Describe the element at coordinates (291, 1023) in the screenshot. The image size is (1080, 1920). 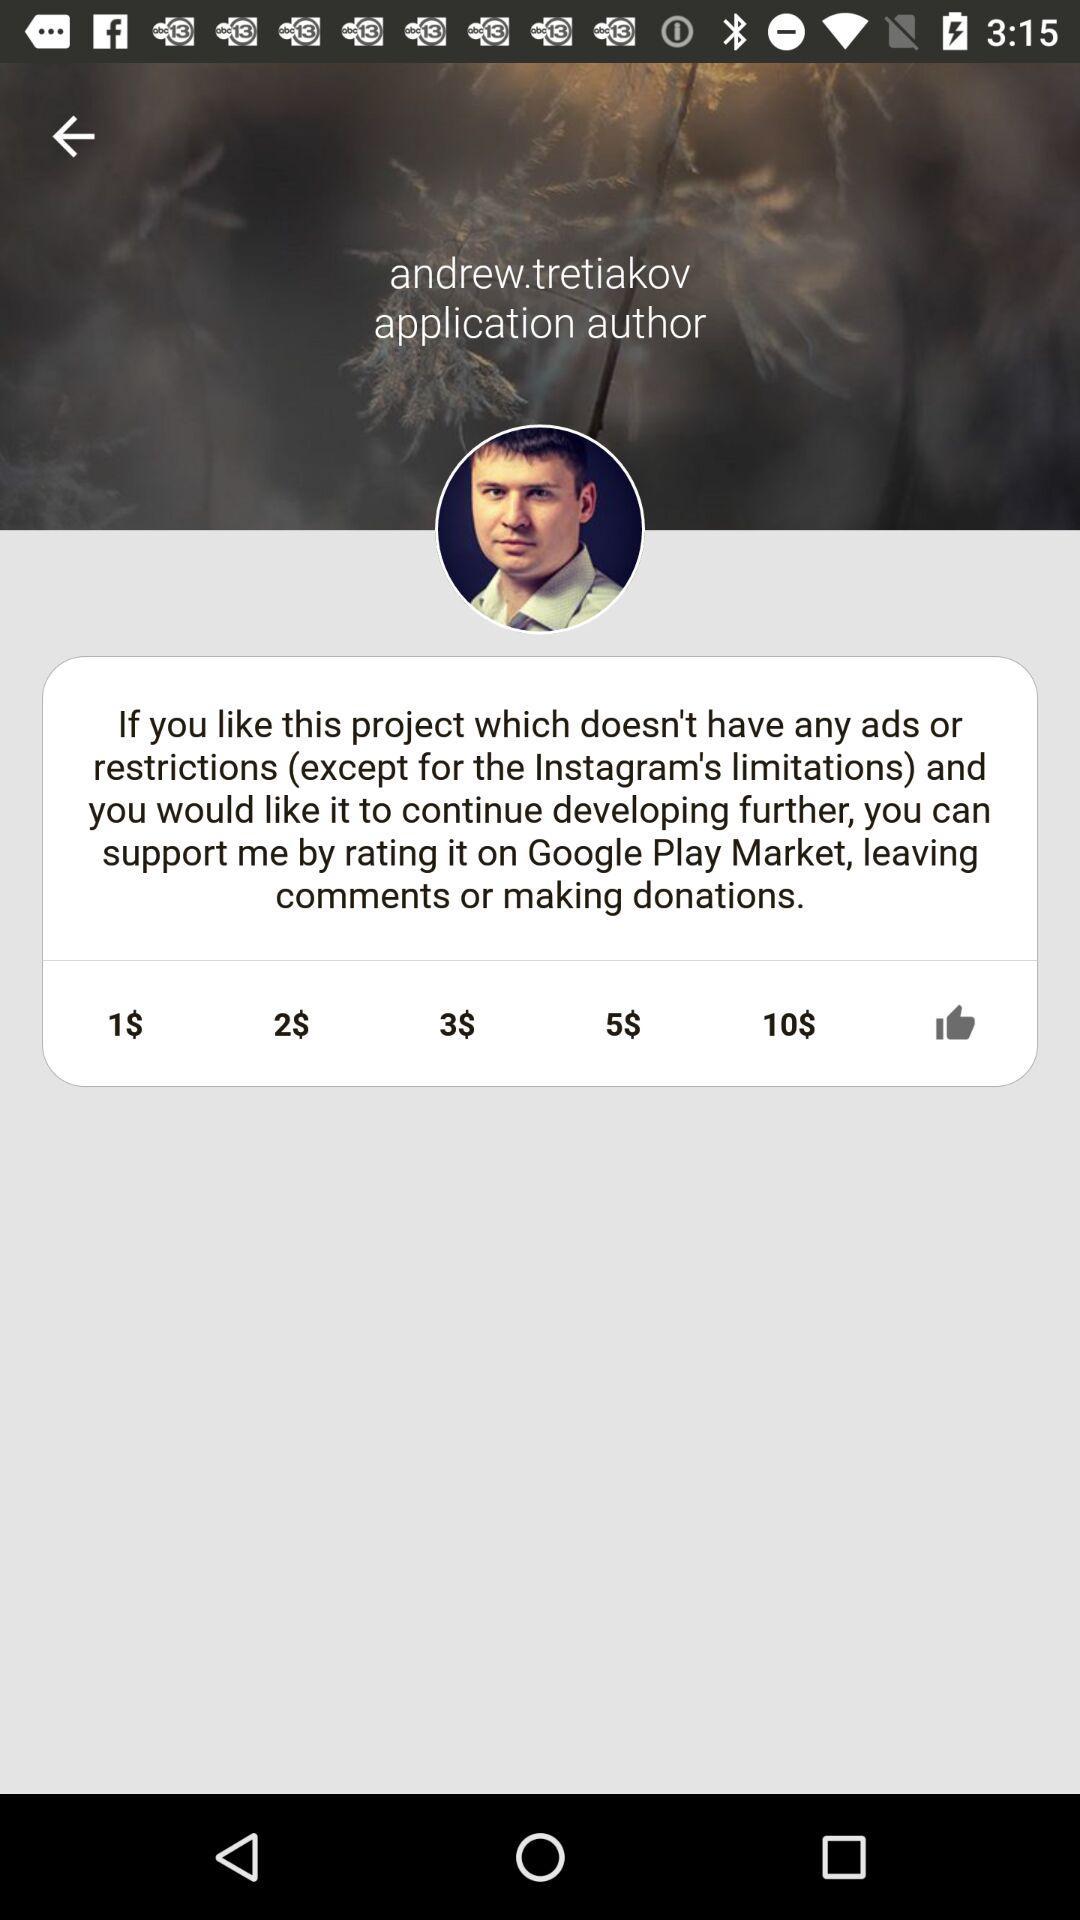
I see `2$ icon` at that location.